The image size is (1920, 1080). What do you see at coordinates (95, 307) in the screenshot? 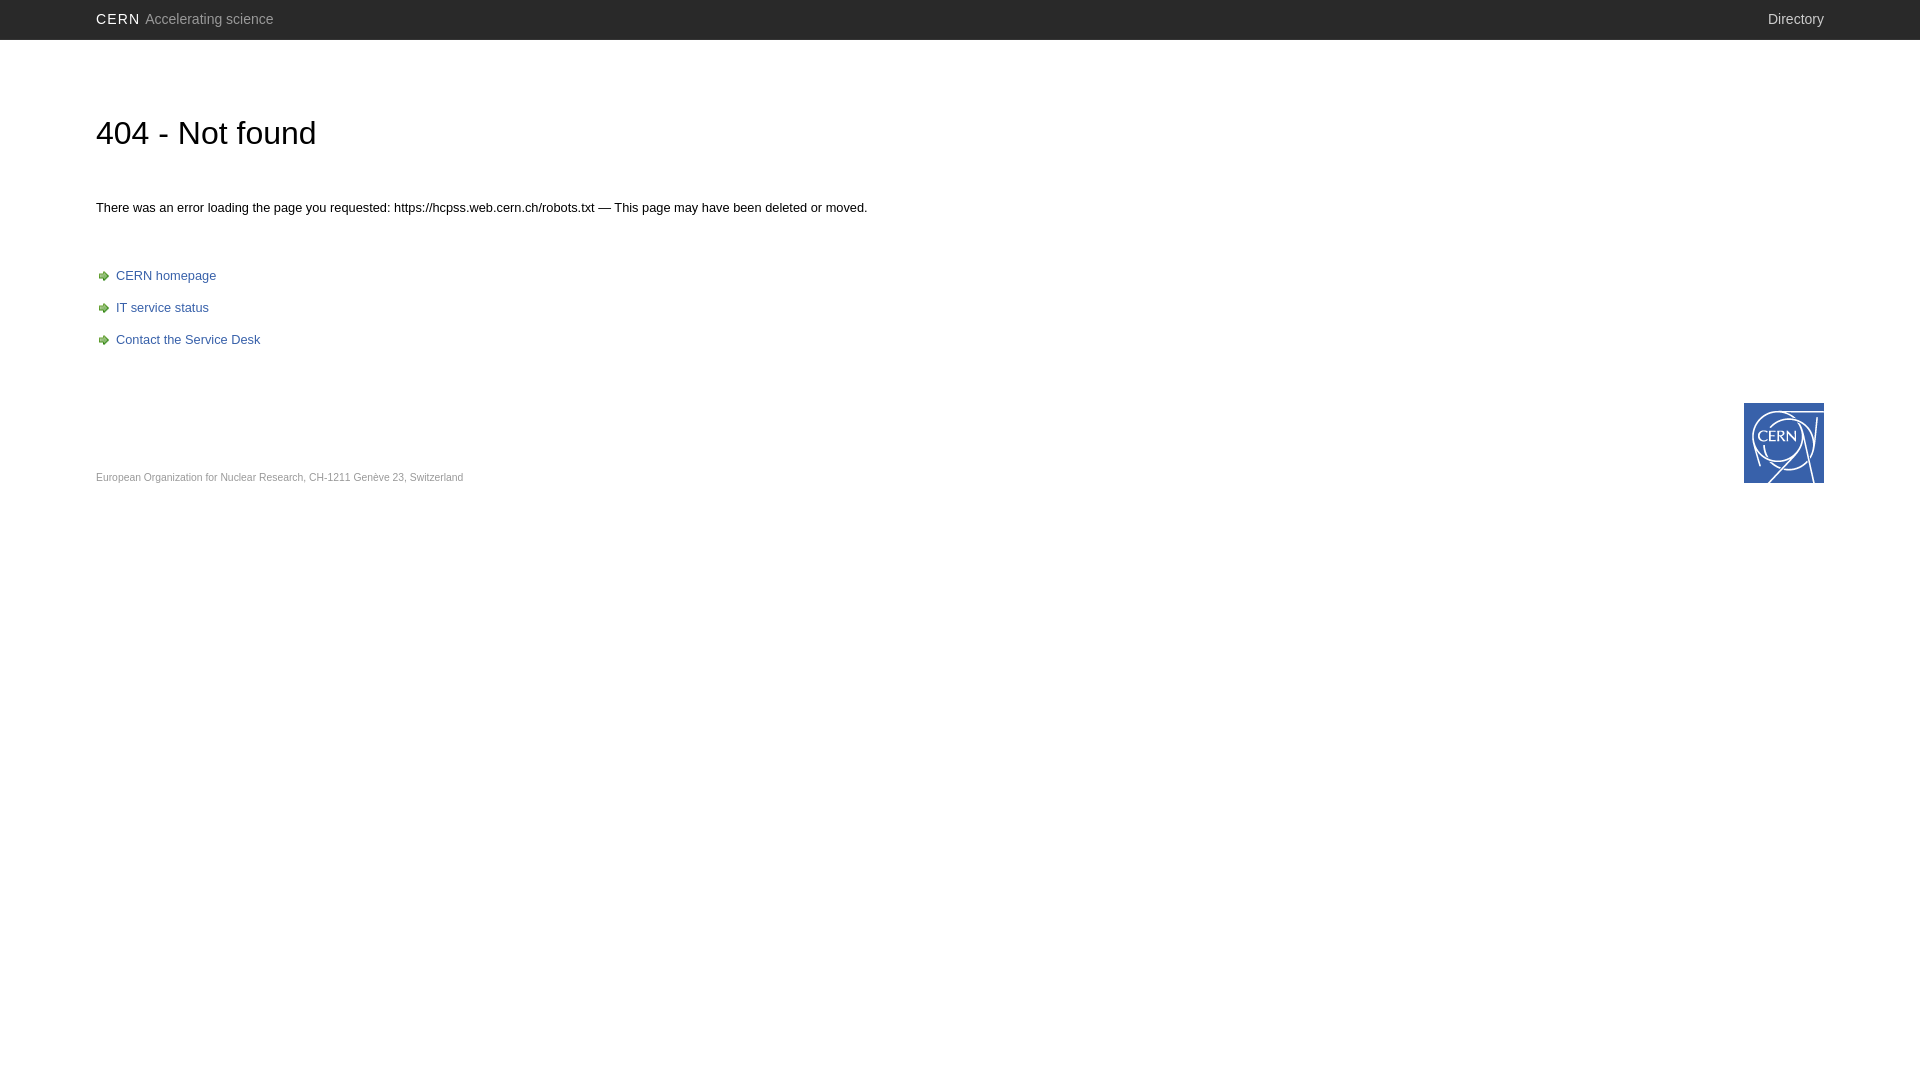
I see `'IT service status'` at bounding box center [95, 307].